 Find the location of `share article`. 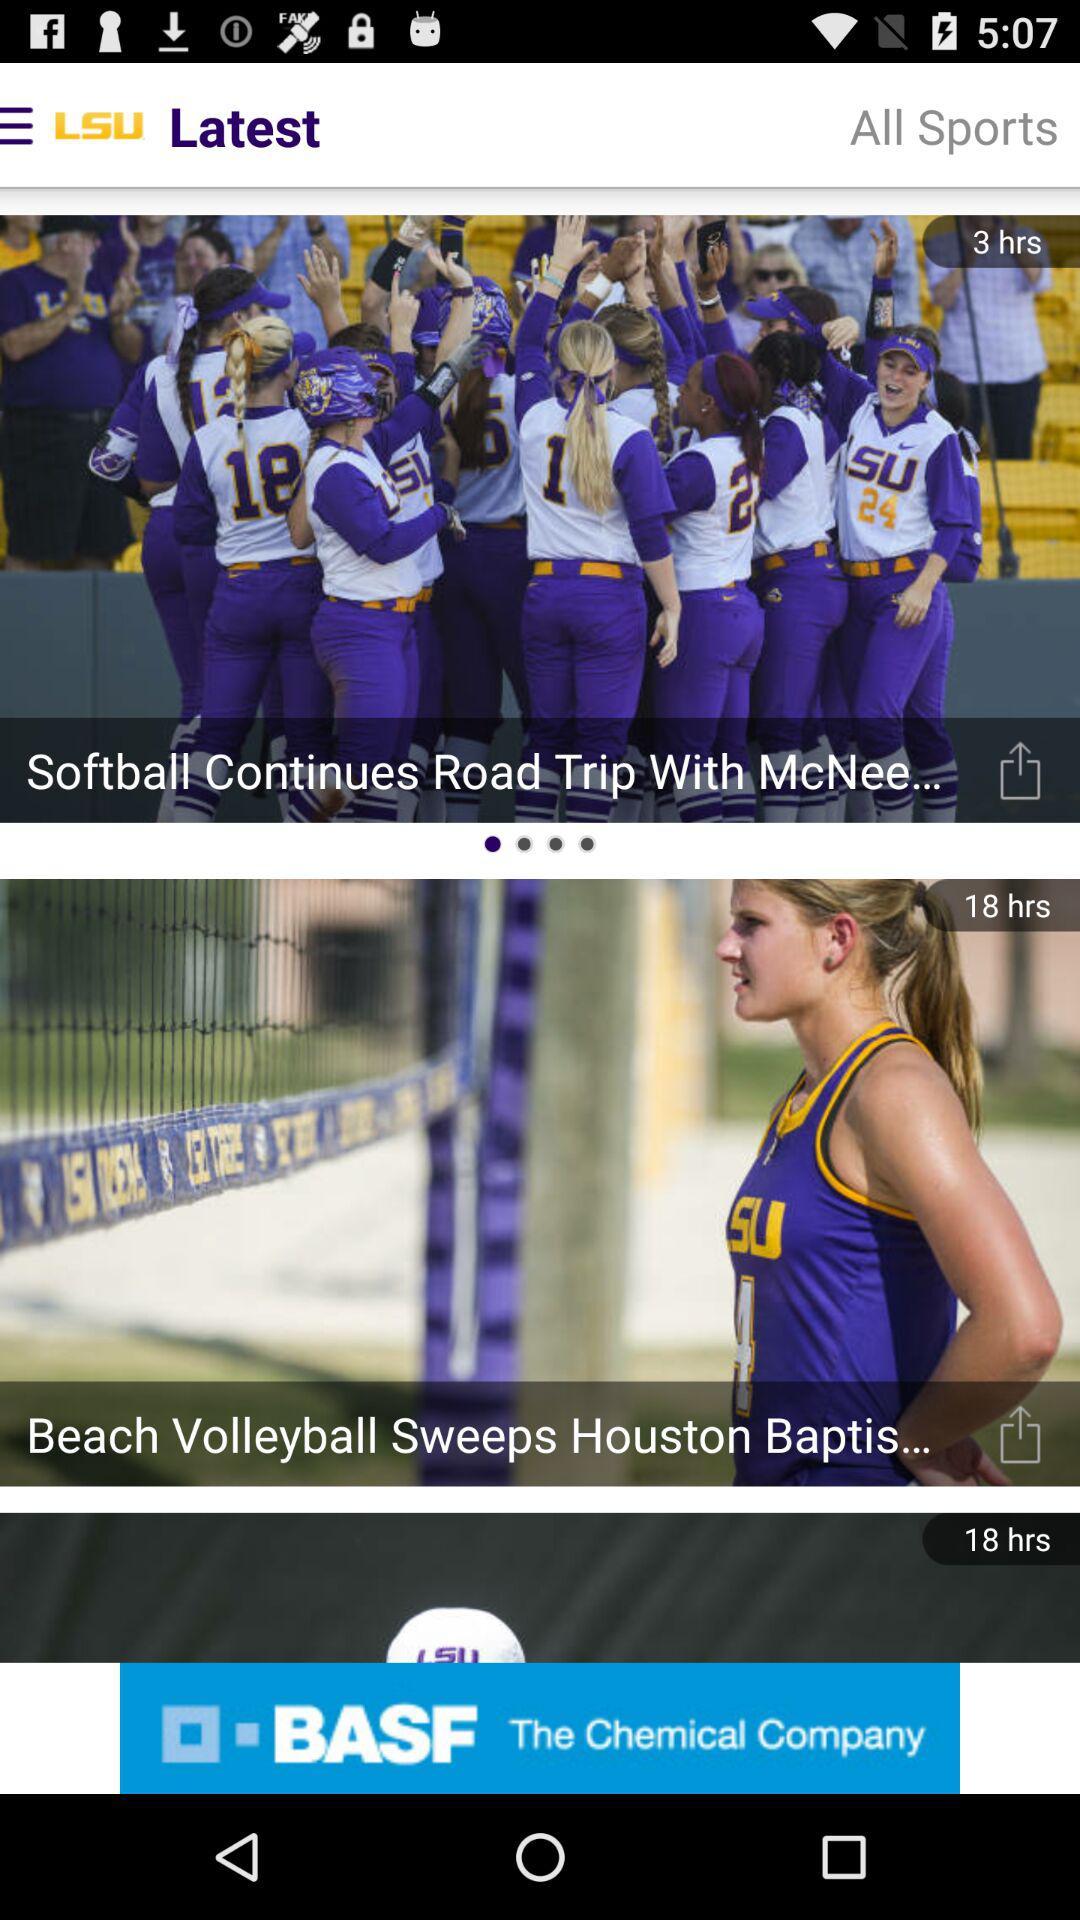

share article is located at coordinates (1020, 1433).